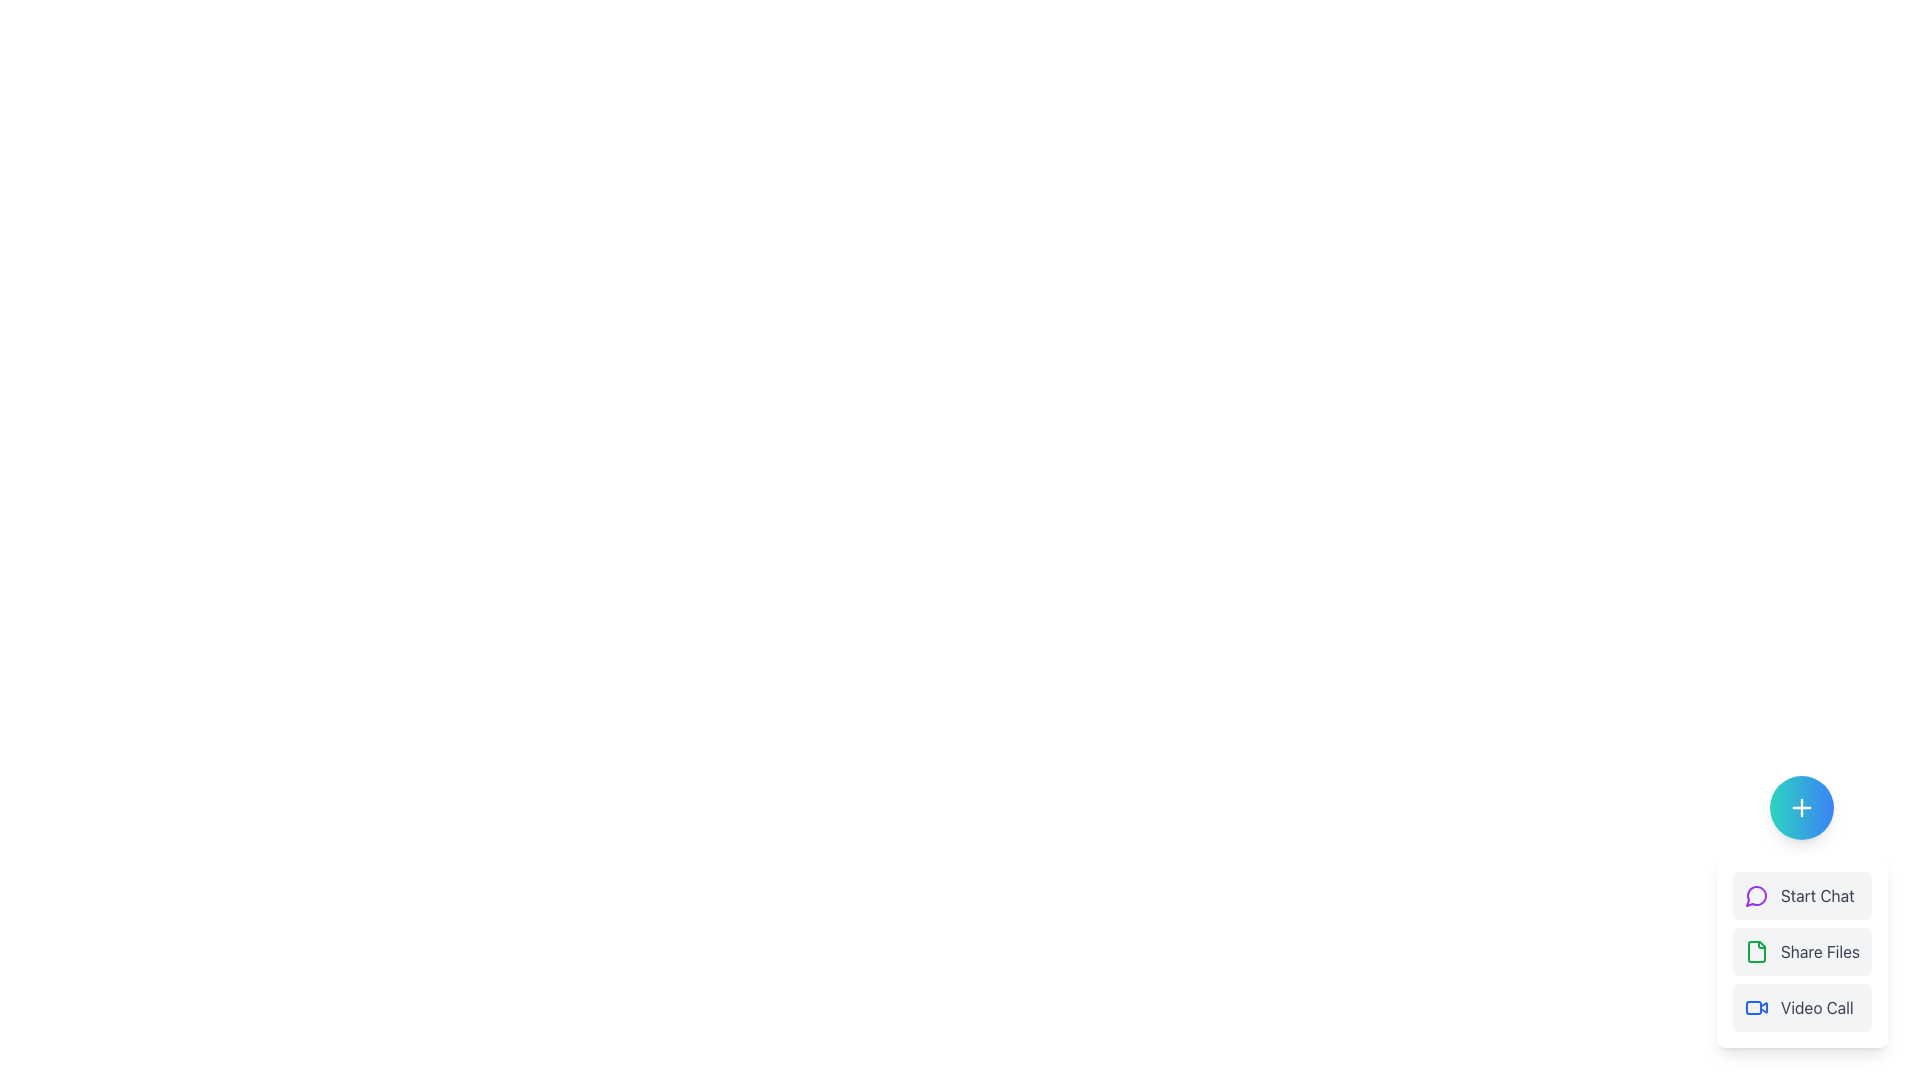  Describe the element at coordinates (1755, 1007) in the screenshot. I see `the video camera icon with a blue outline located next to the 'Video Call' text in the button` at that location.